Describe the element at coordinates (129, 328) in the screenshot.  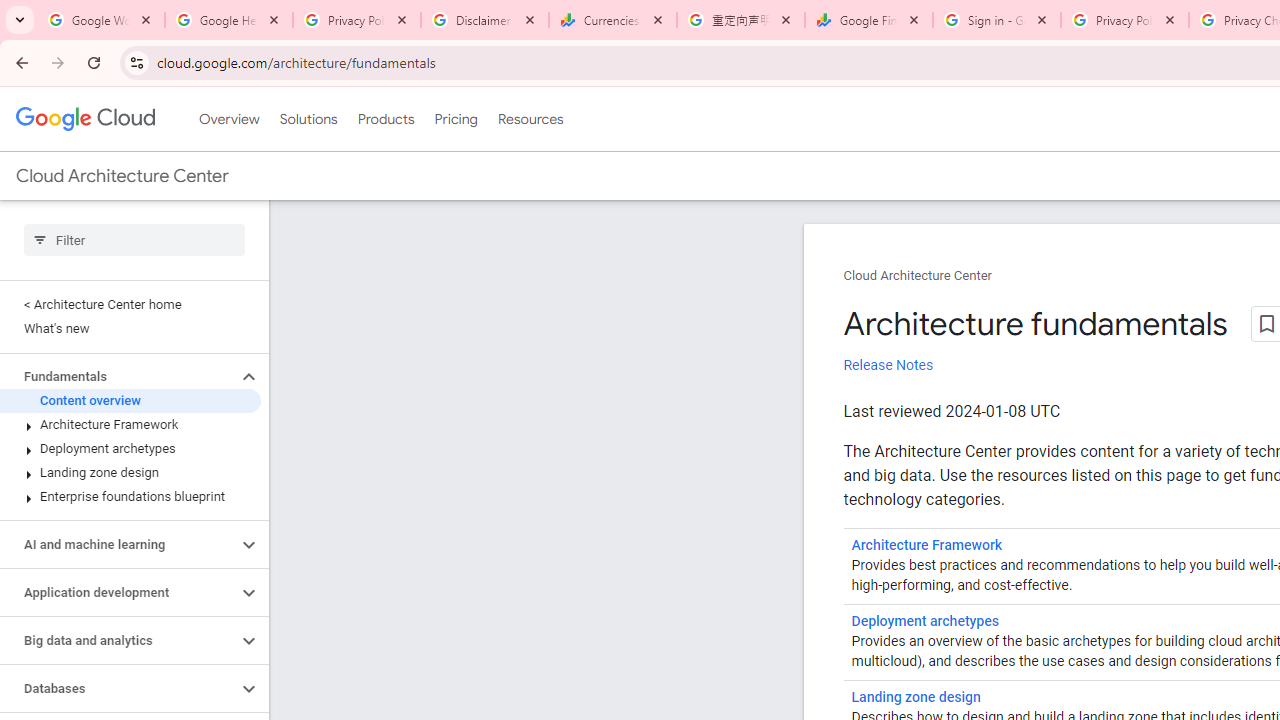
I see `'What'` at that location.